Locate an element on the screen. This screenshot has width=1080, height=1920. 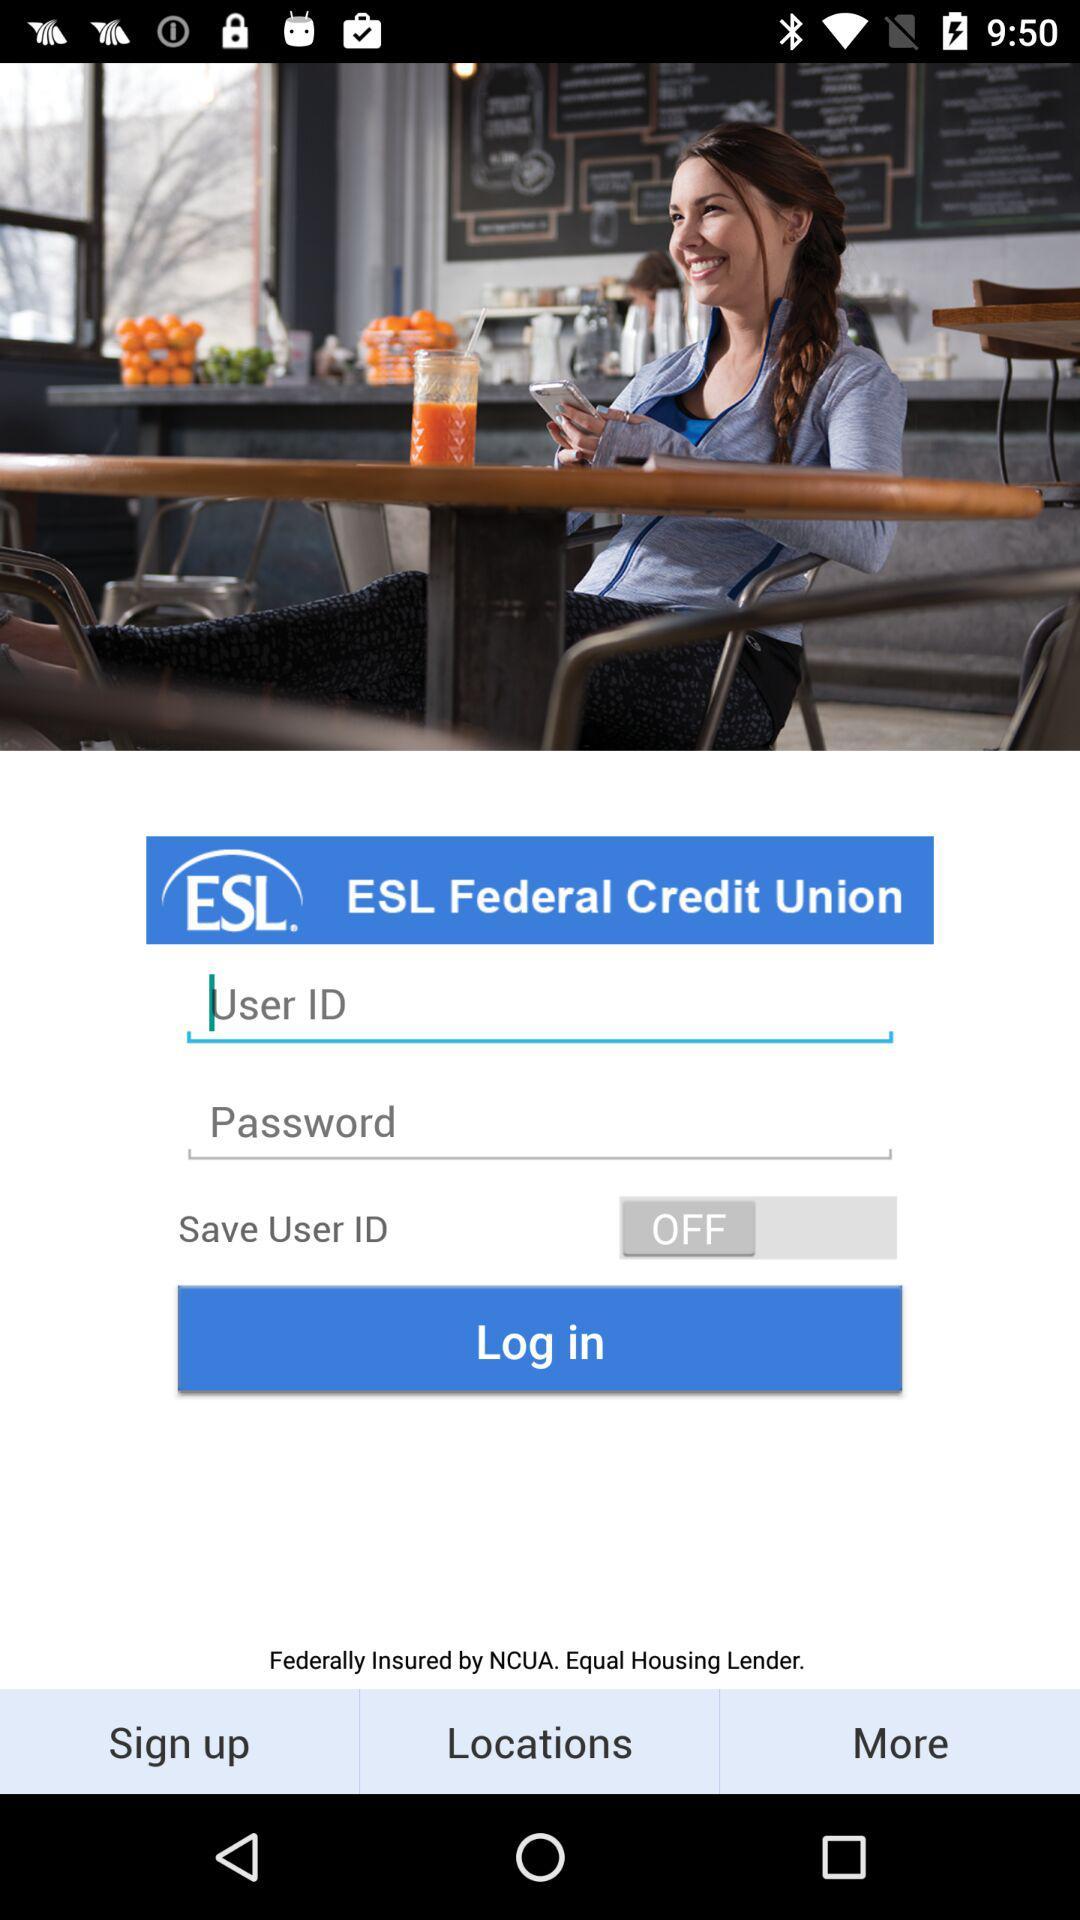
the item below the federally insured by item is located at coordinates (898, 1740).